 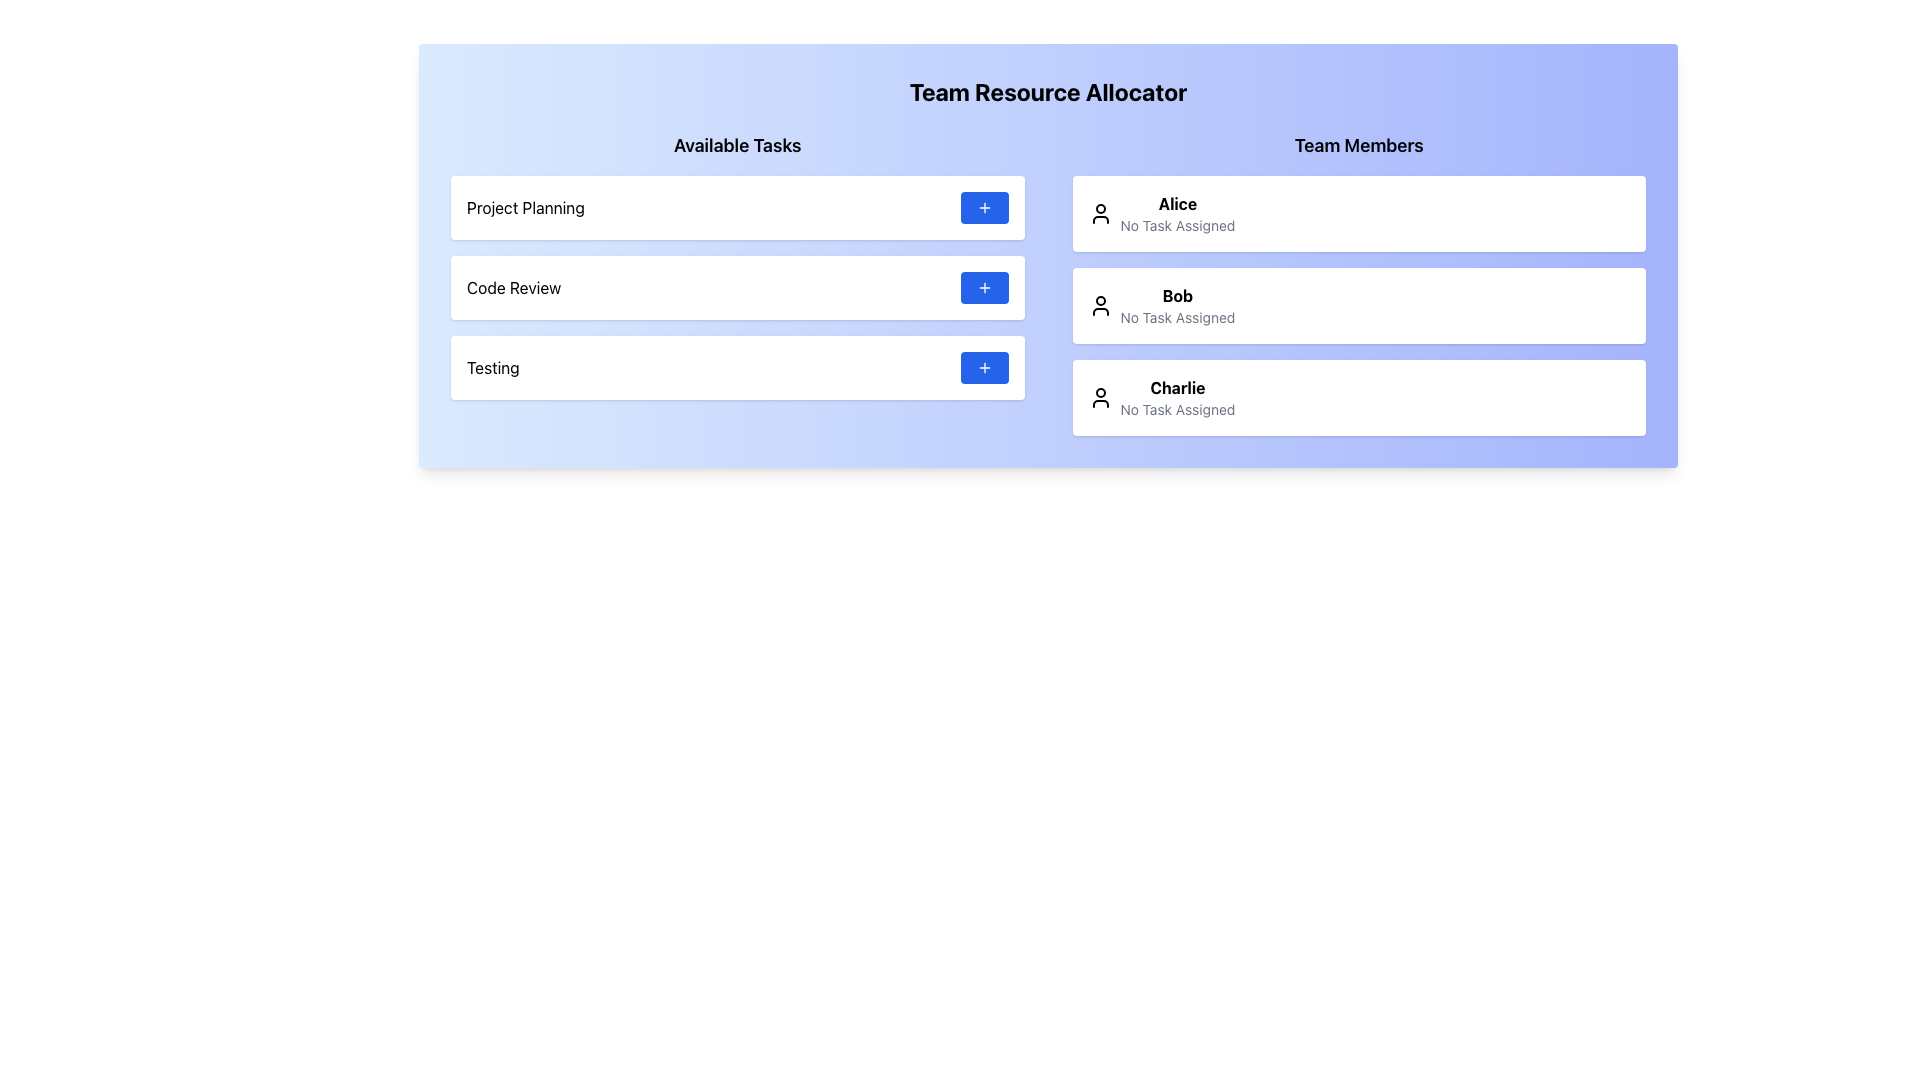 What do you see at coordinates (1099, 213) in the screenshot?
I see `the user icon representing 'Alice' in the Team Members area, which is a minimalist line drawing of a person located at the top-left corner of the section displaying her name and task status` at bounding box center [1099, 213].